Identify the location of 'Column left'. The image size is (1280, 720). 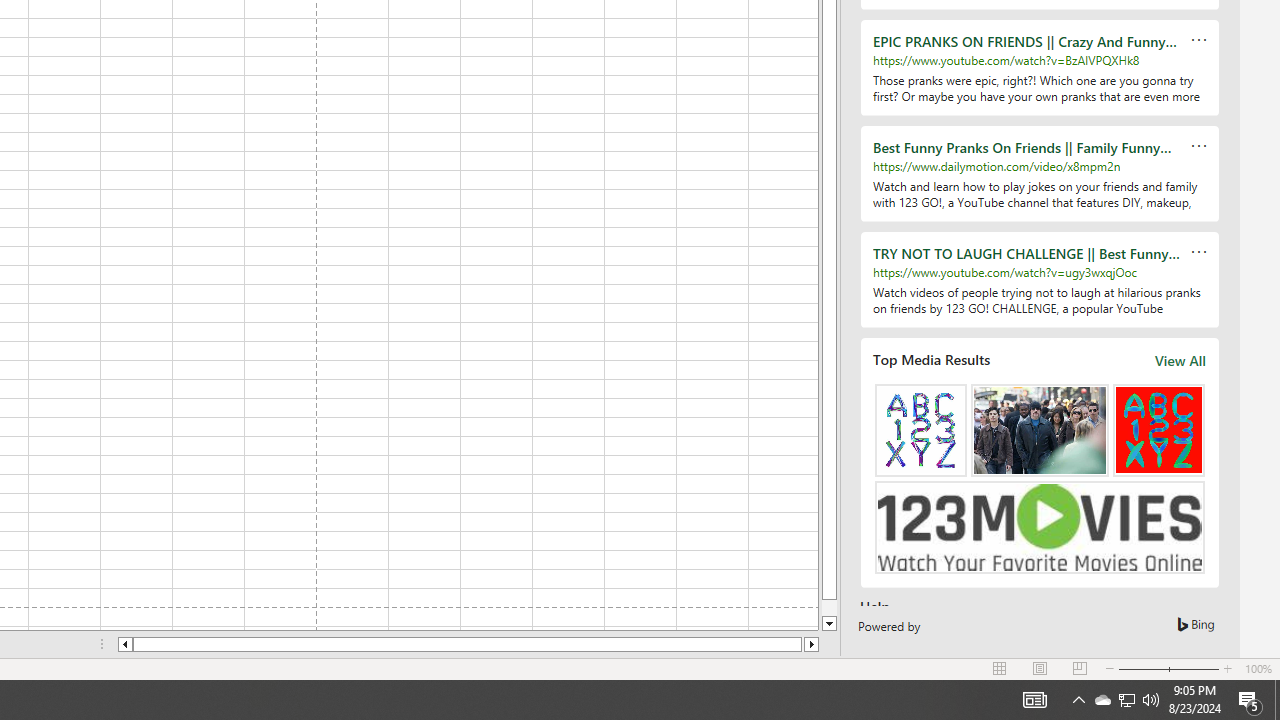
(123, 644).